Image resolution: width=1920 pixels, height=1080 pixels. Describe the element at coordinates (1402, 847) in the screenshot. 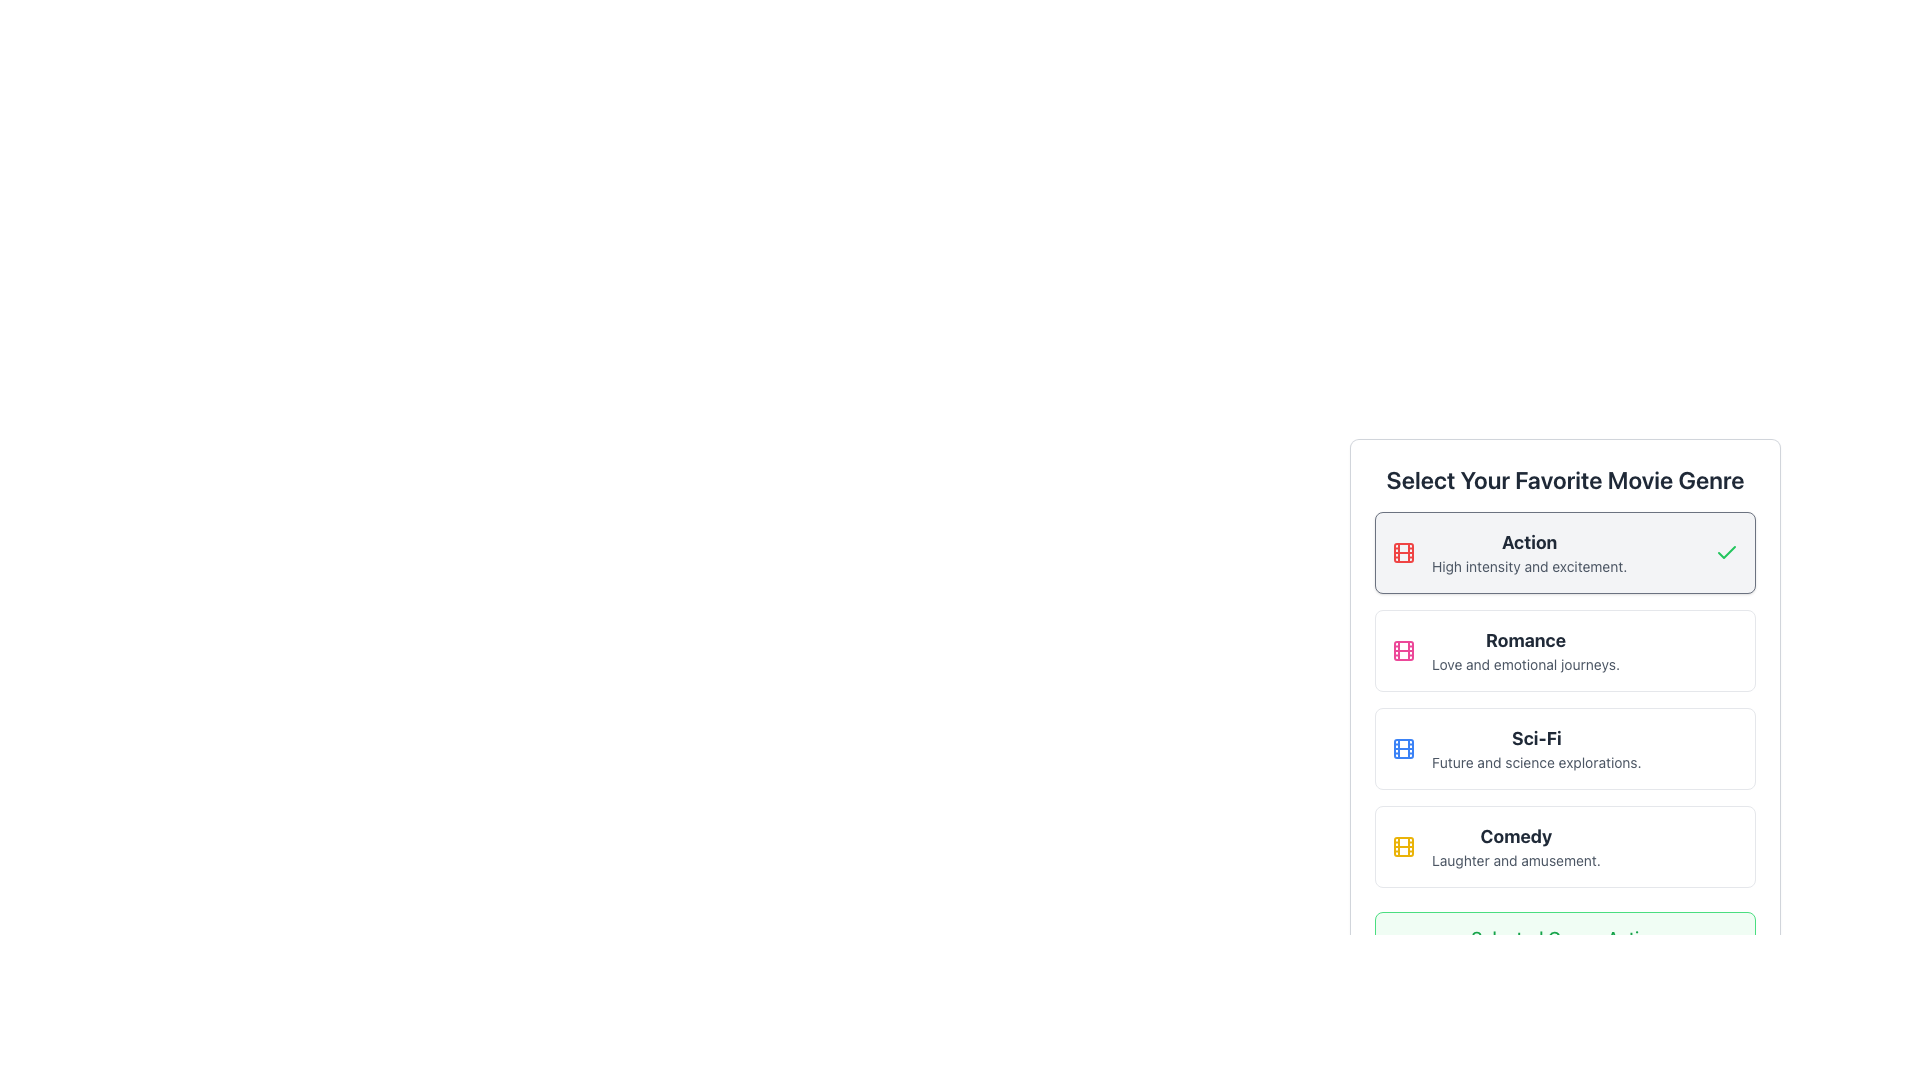

I see `the film strip icon in the 'Select Your Favorite Movie Genre' list, which is positioned to the left of the 'Comedy' text` at that location.